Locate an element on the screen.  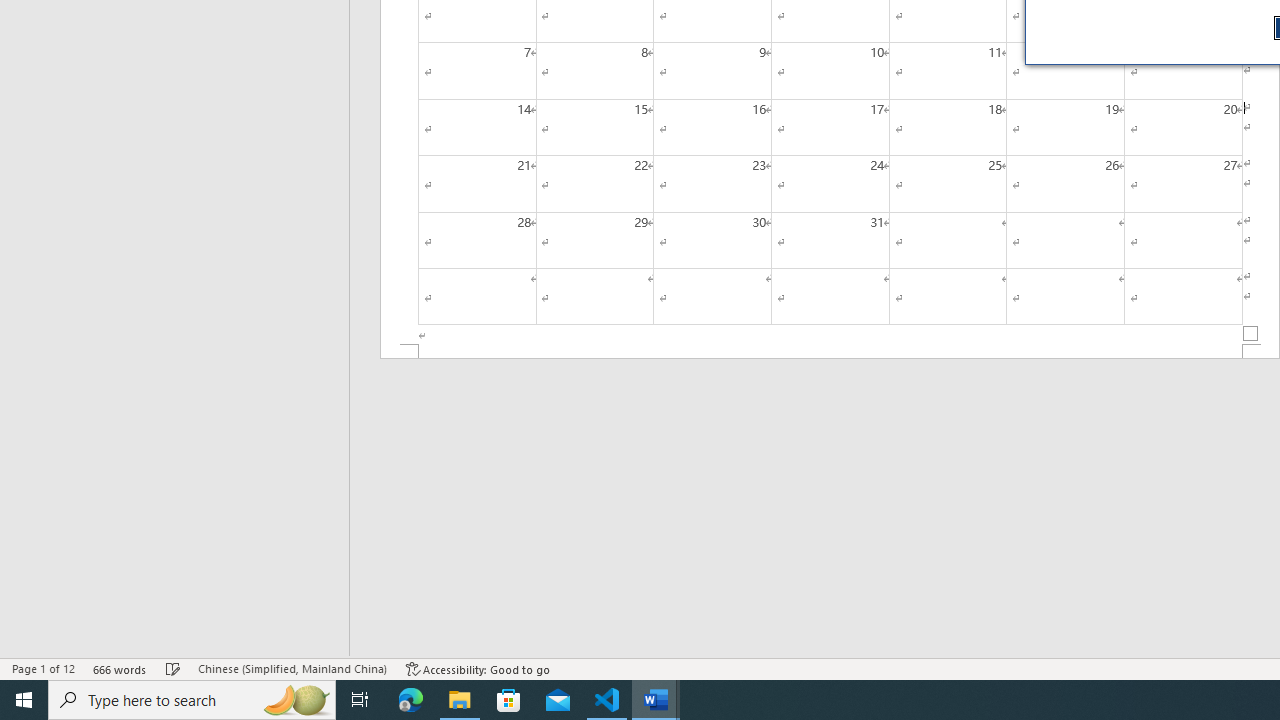
'Task View' is located at coordinates (359, 698).